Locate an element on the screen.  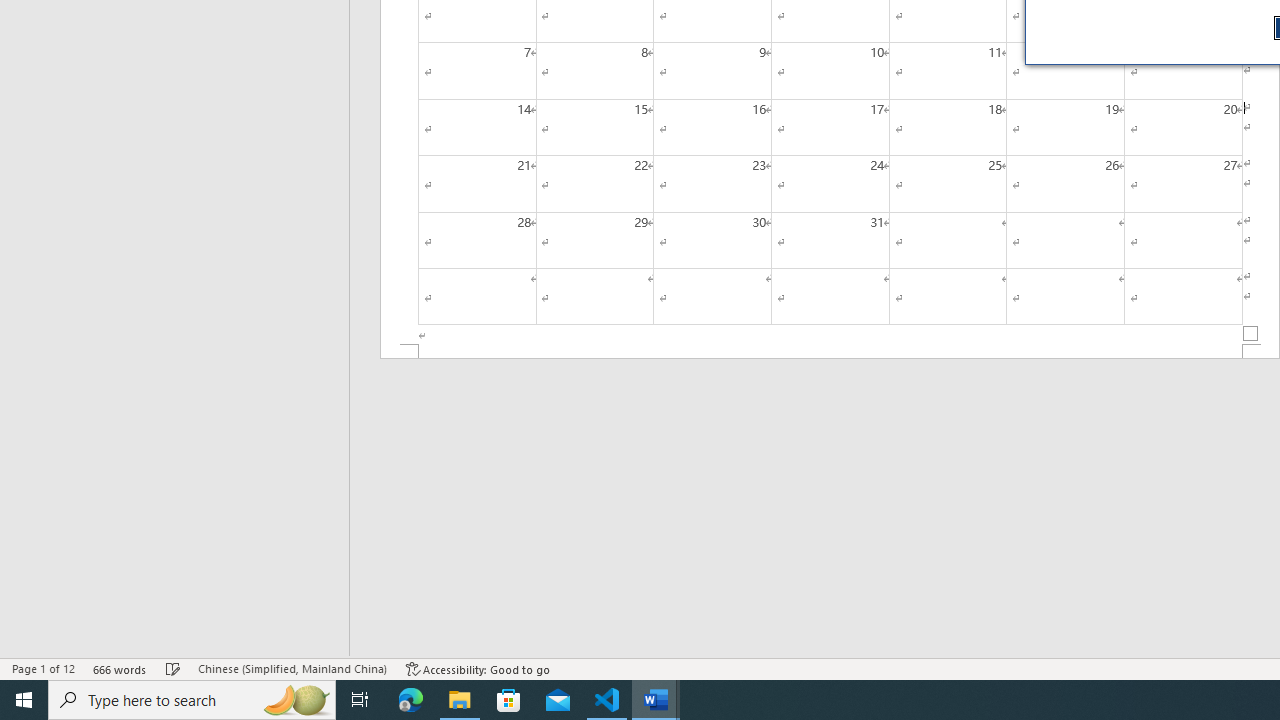
'Task View' is located at coordinates (359, 698).